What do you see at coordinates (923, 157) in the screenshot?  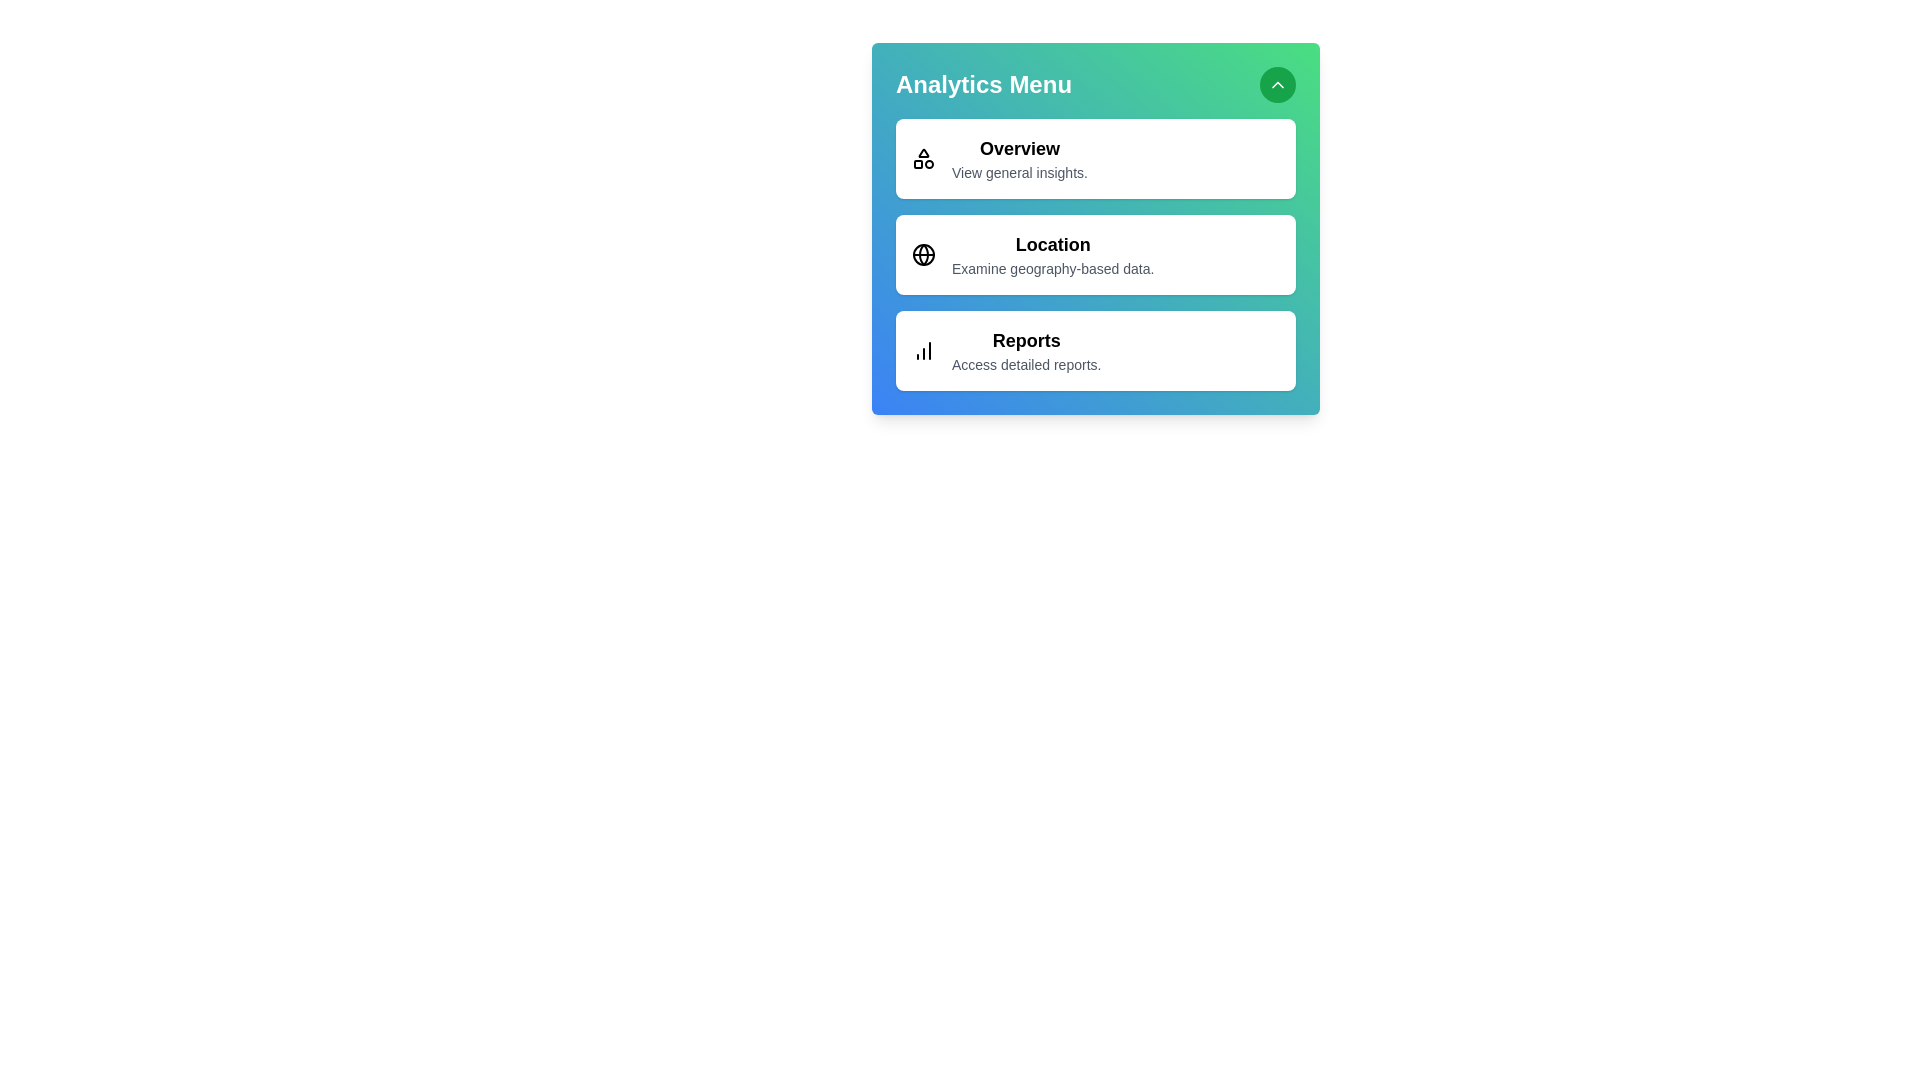 I see `the icon associated with Overview to perform its action` at bounding box center [923, 157].